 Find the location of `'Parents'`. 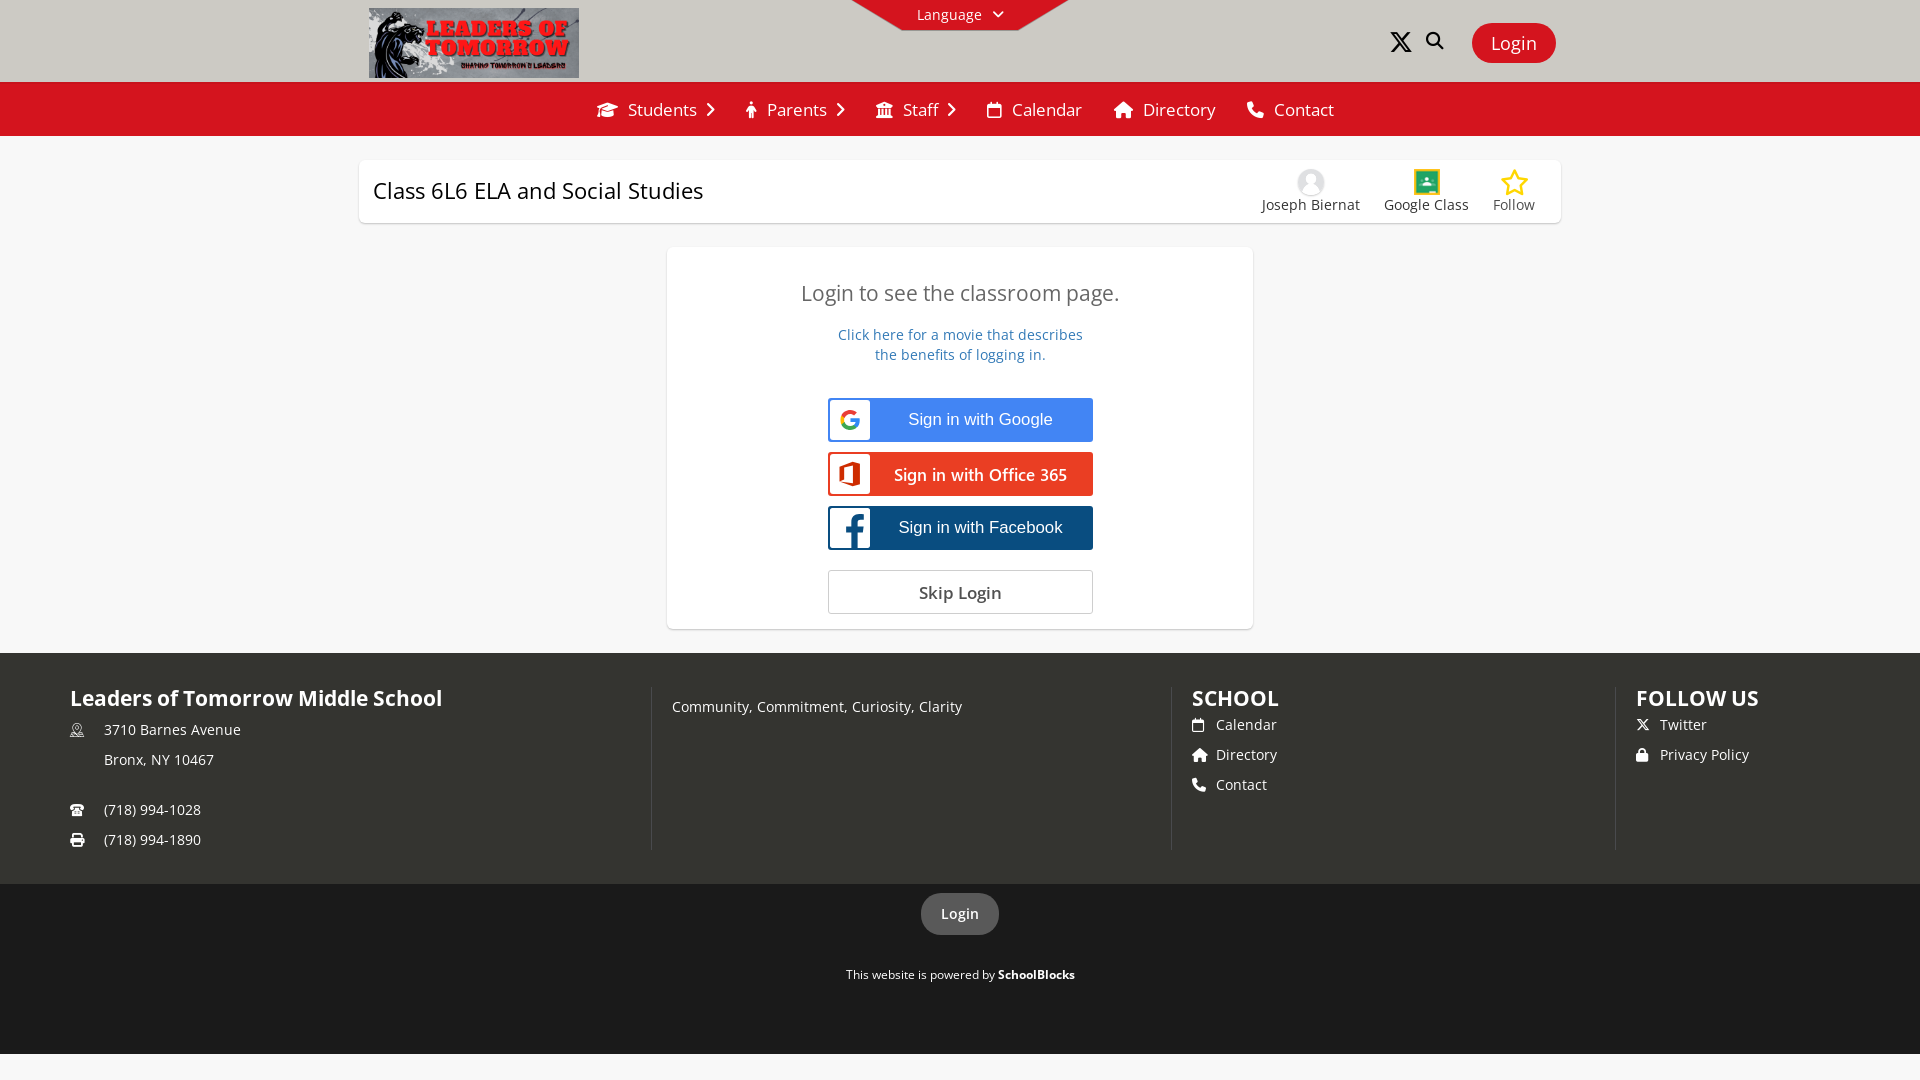

'Parents' is located at coordinates (794, 110).